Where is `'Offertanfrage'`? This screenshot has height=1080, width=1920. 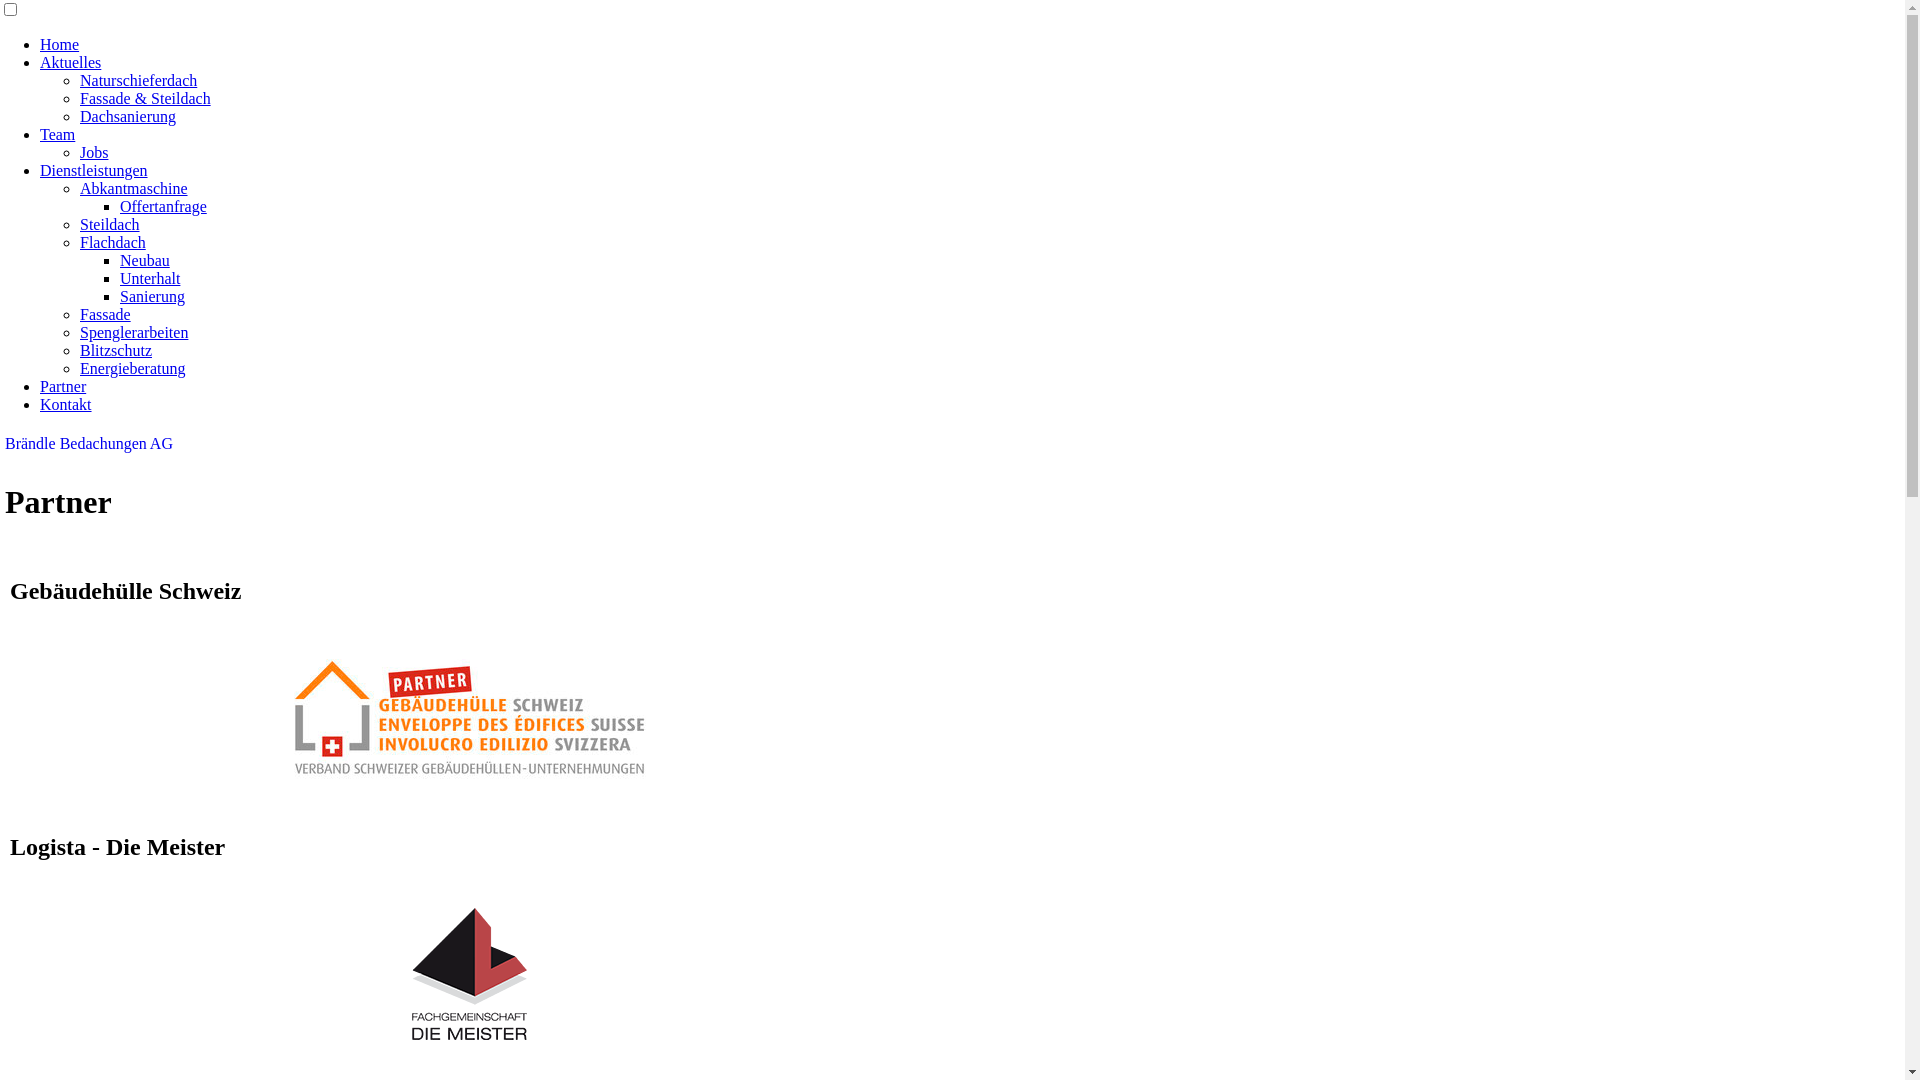
'Offertanfrage' is located at coordinates (163, 206).